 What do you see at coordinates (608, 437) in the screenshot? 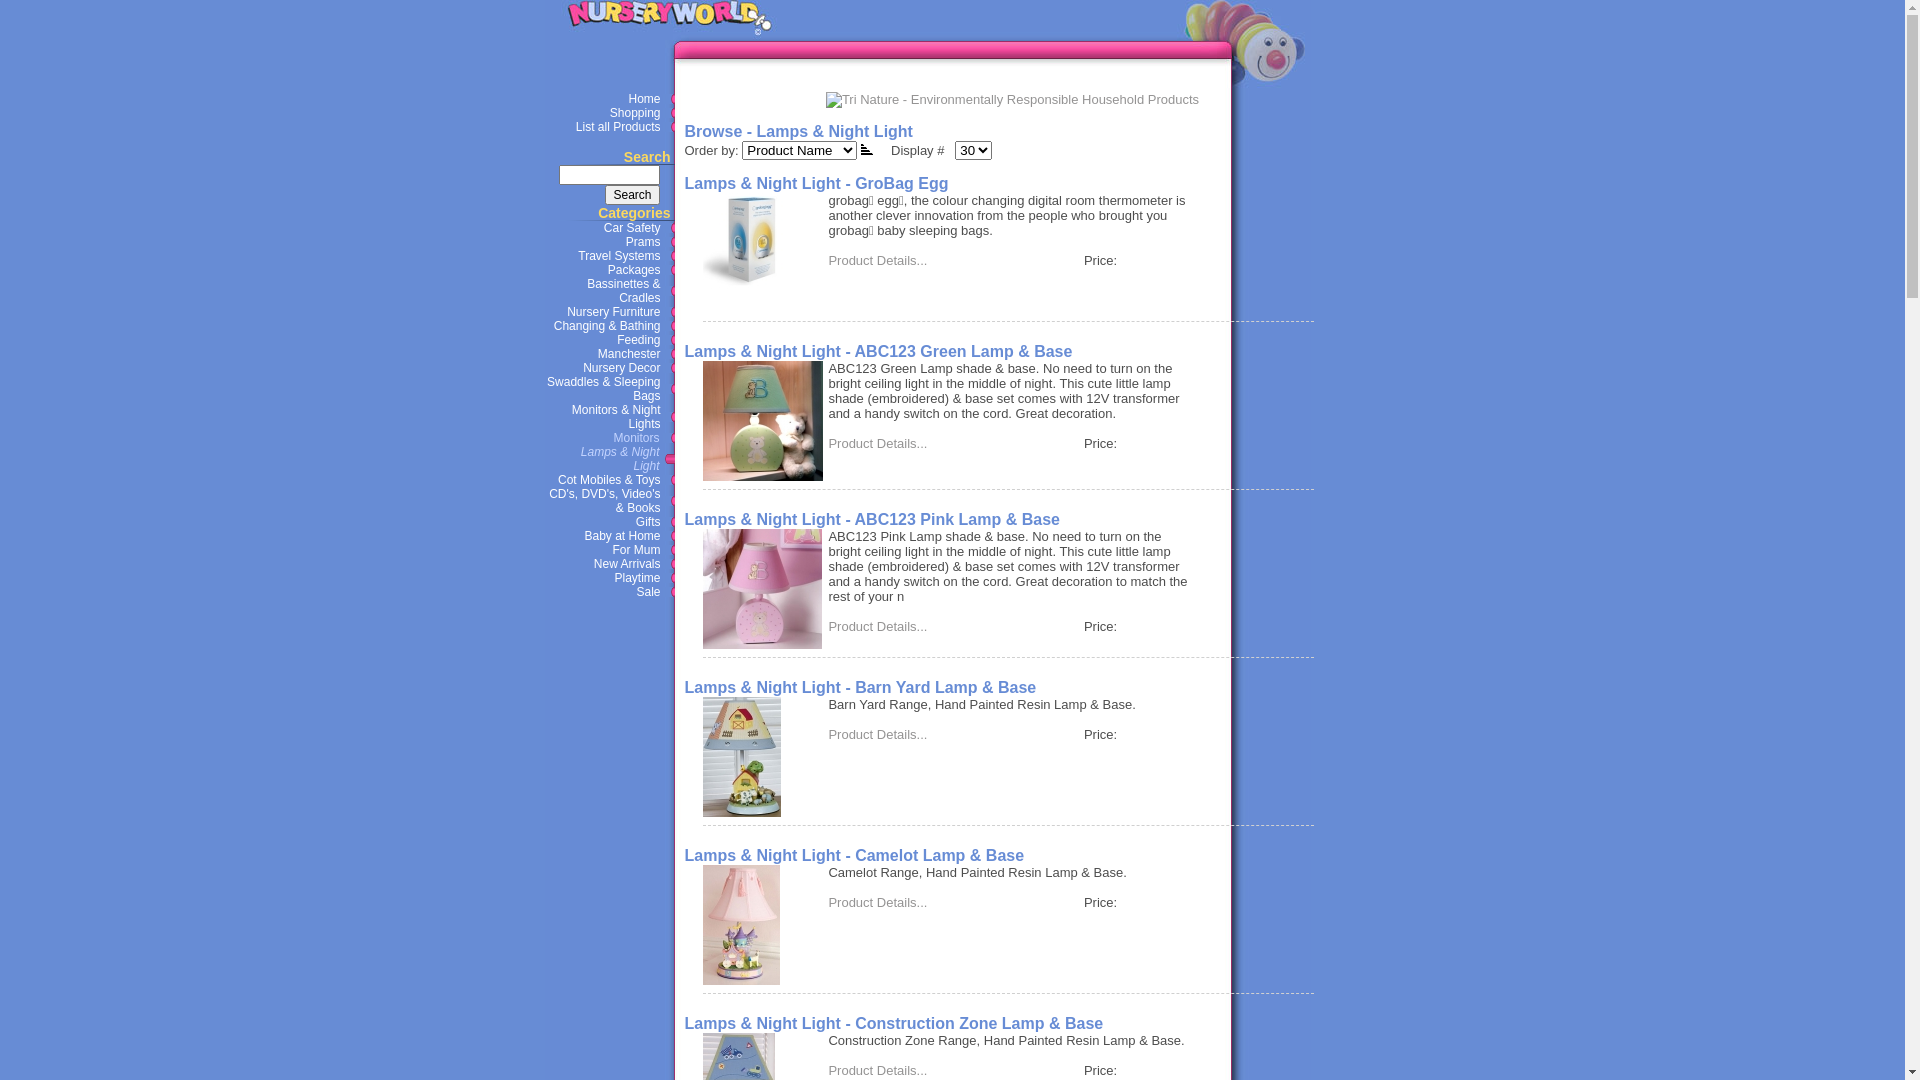
I see `'   Monitors'` at bounding box center [608, 437].